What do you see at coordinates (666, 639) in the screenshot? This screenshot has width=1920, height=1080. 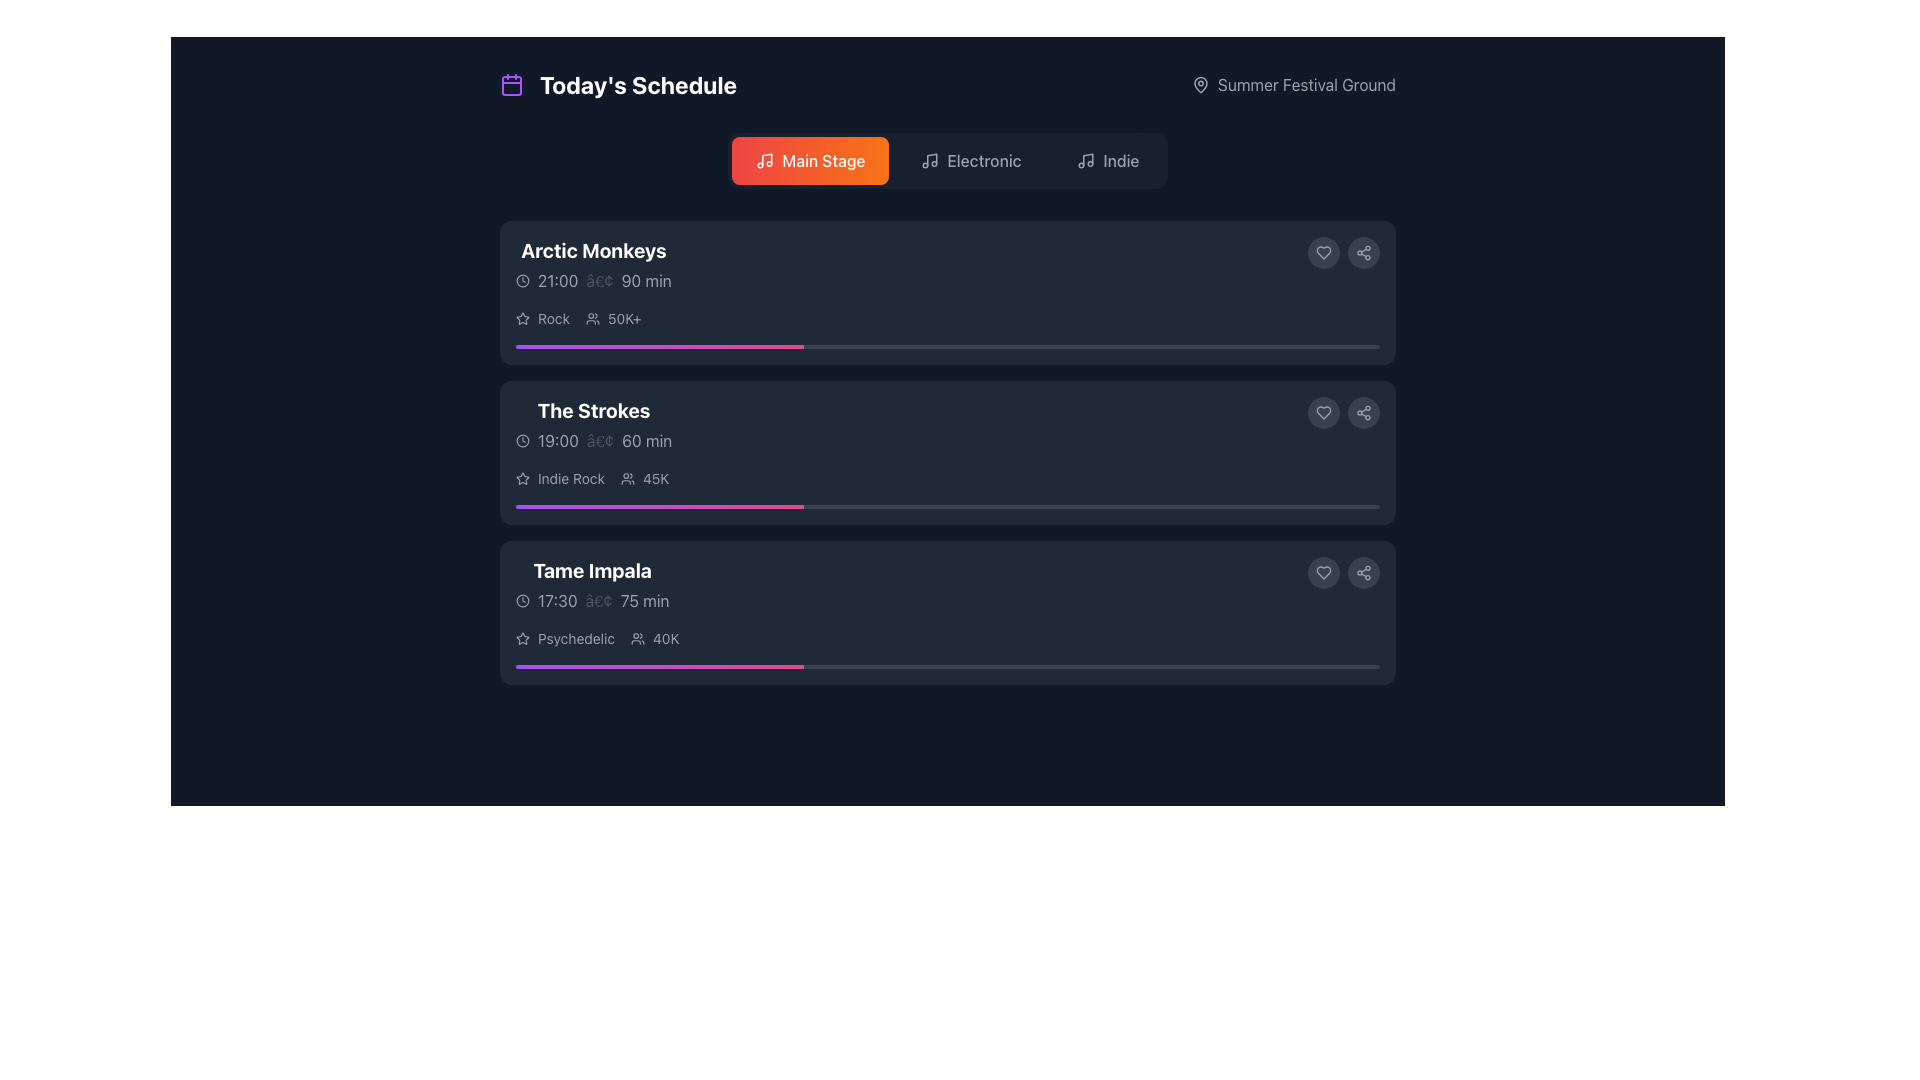 I see `the static text label displaying '40K', which is light gray and styled in a small, sans-serif font, positioned to the right of a user group icon in the third row of the 'Tame Impala' list` at bounding box center [666, 639].